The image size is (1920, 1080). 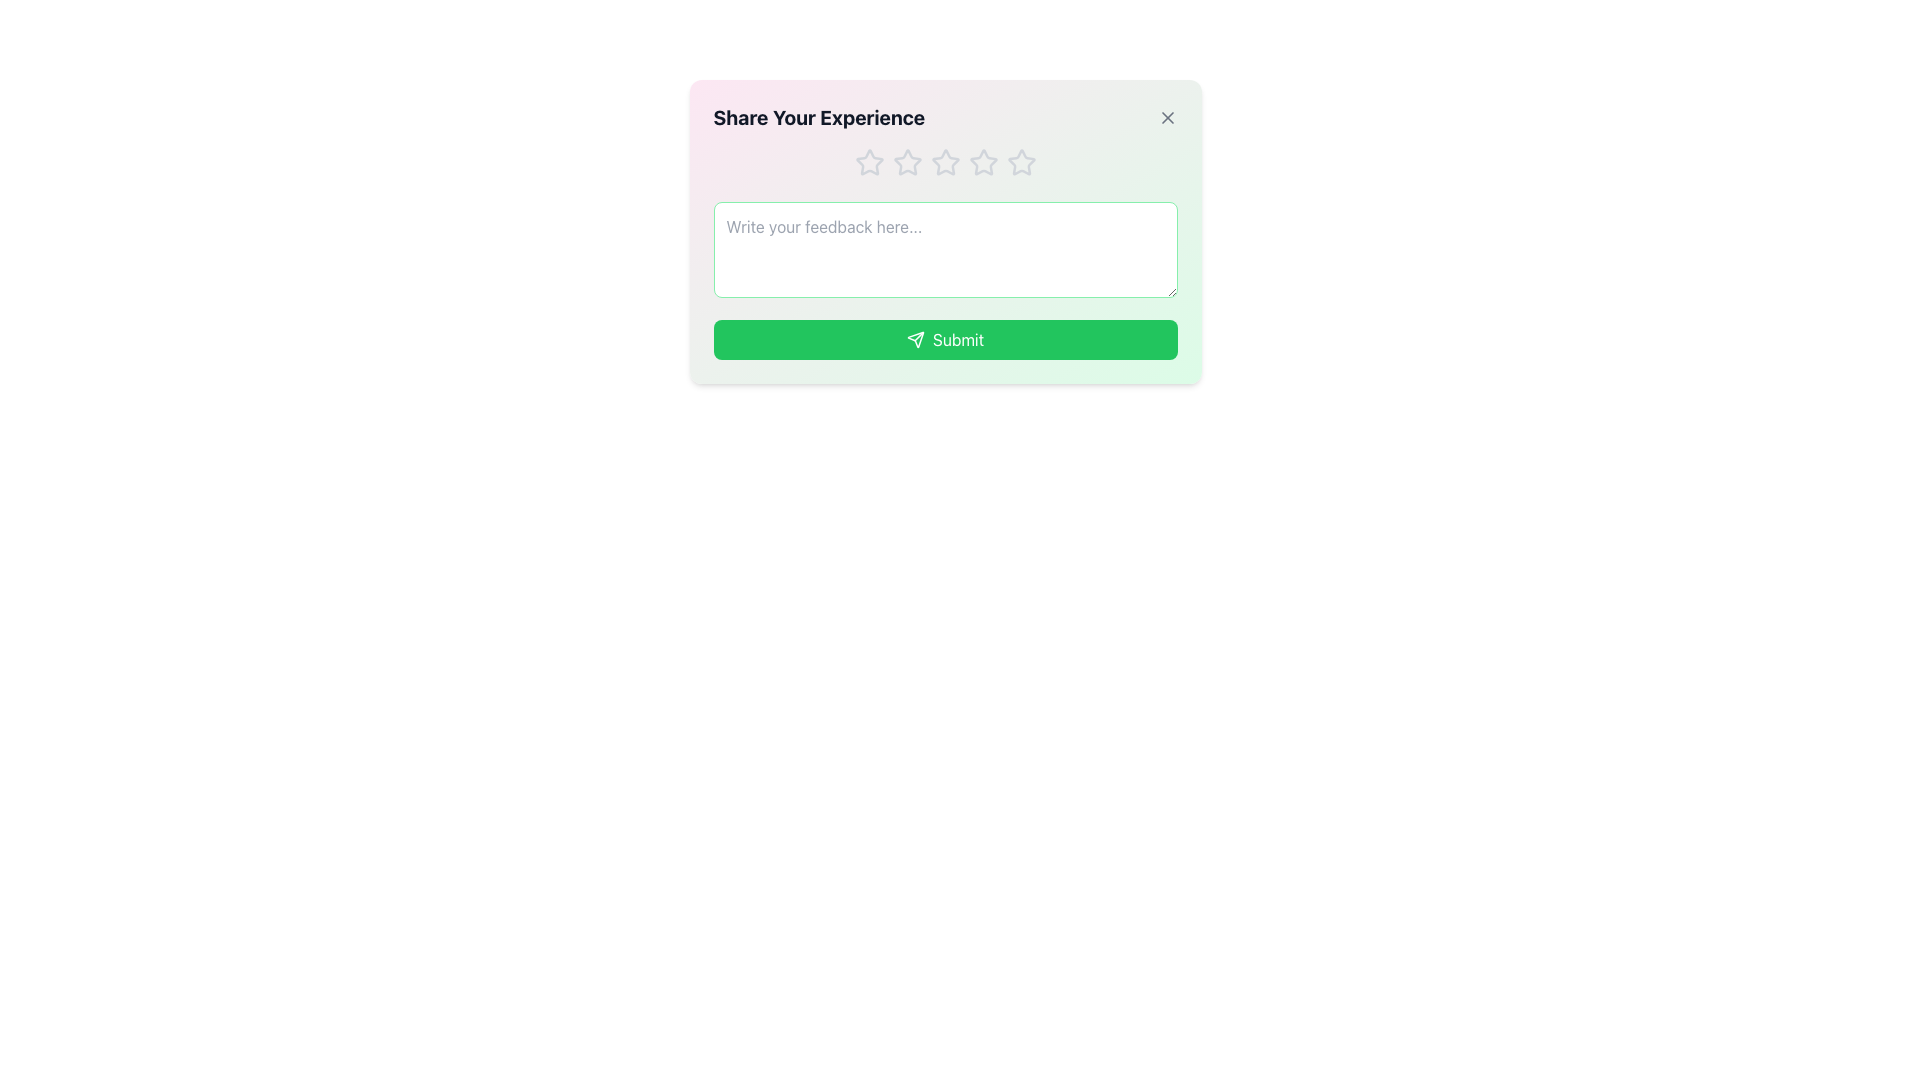 What do you see at coordinates (983, 161) in the screenshot?
I see `the third star in the horizontal row of five stars` at bounding box center [983, 161].